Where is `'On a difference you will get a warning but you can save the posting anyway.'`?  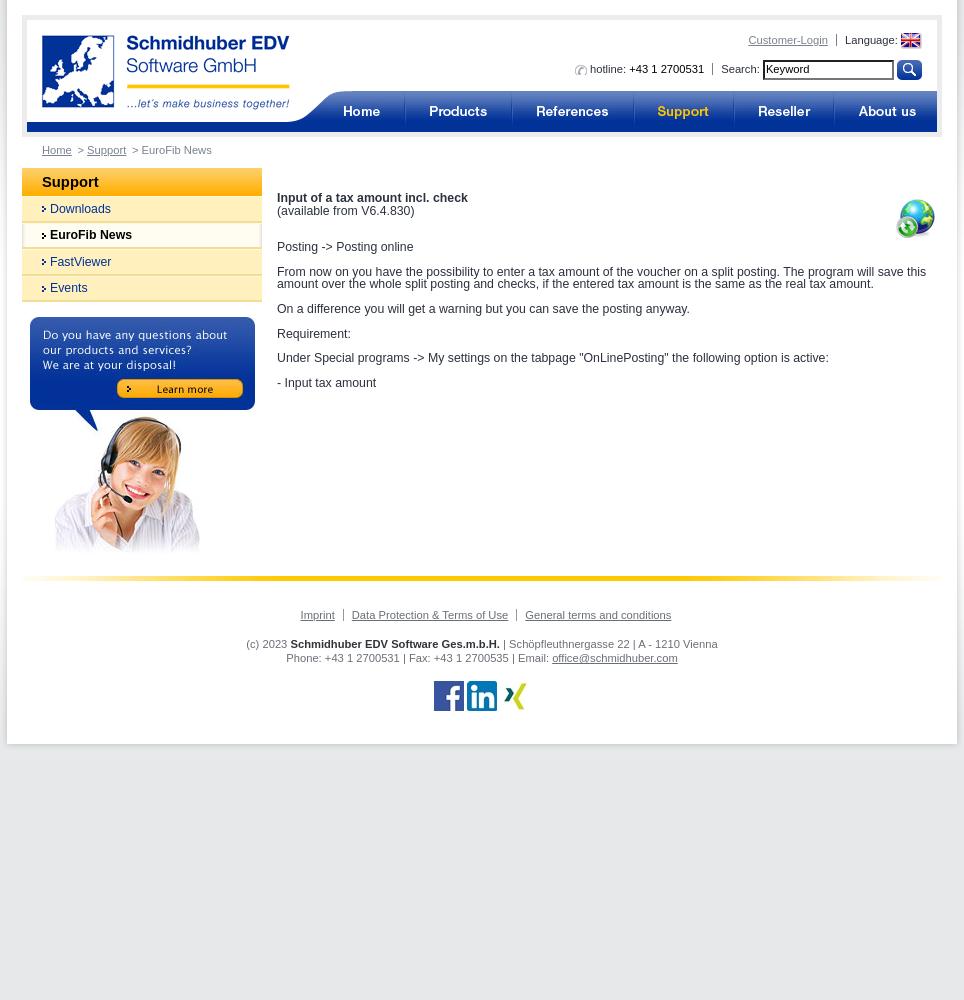 'On a difference you will get a warning but you can save the posting anyway.' is located at coordinates (482, 309).